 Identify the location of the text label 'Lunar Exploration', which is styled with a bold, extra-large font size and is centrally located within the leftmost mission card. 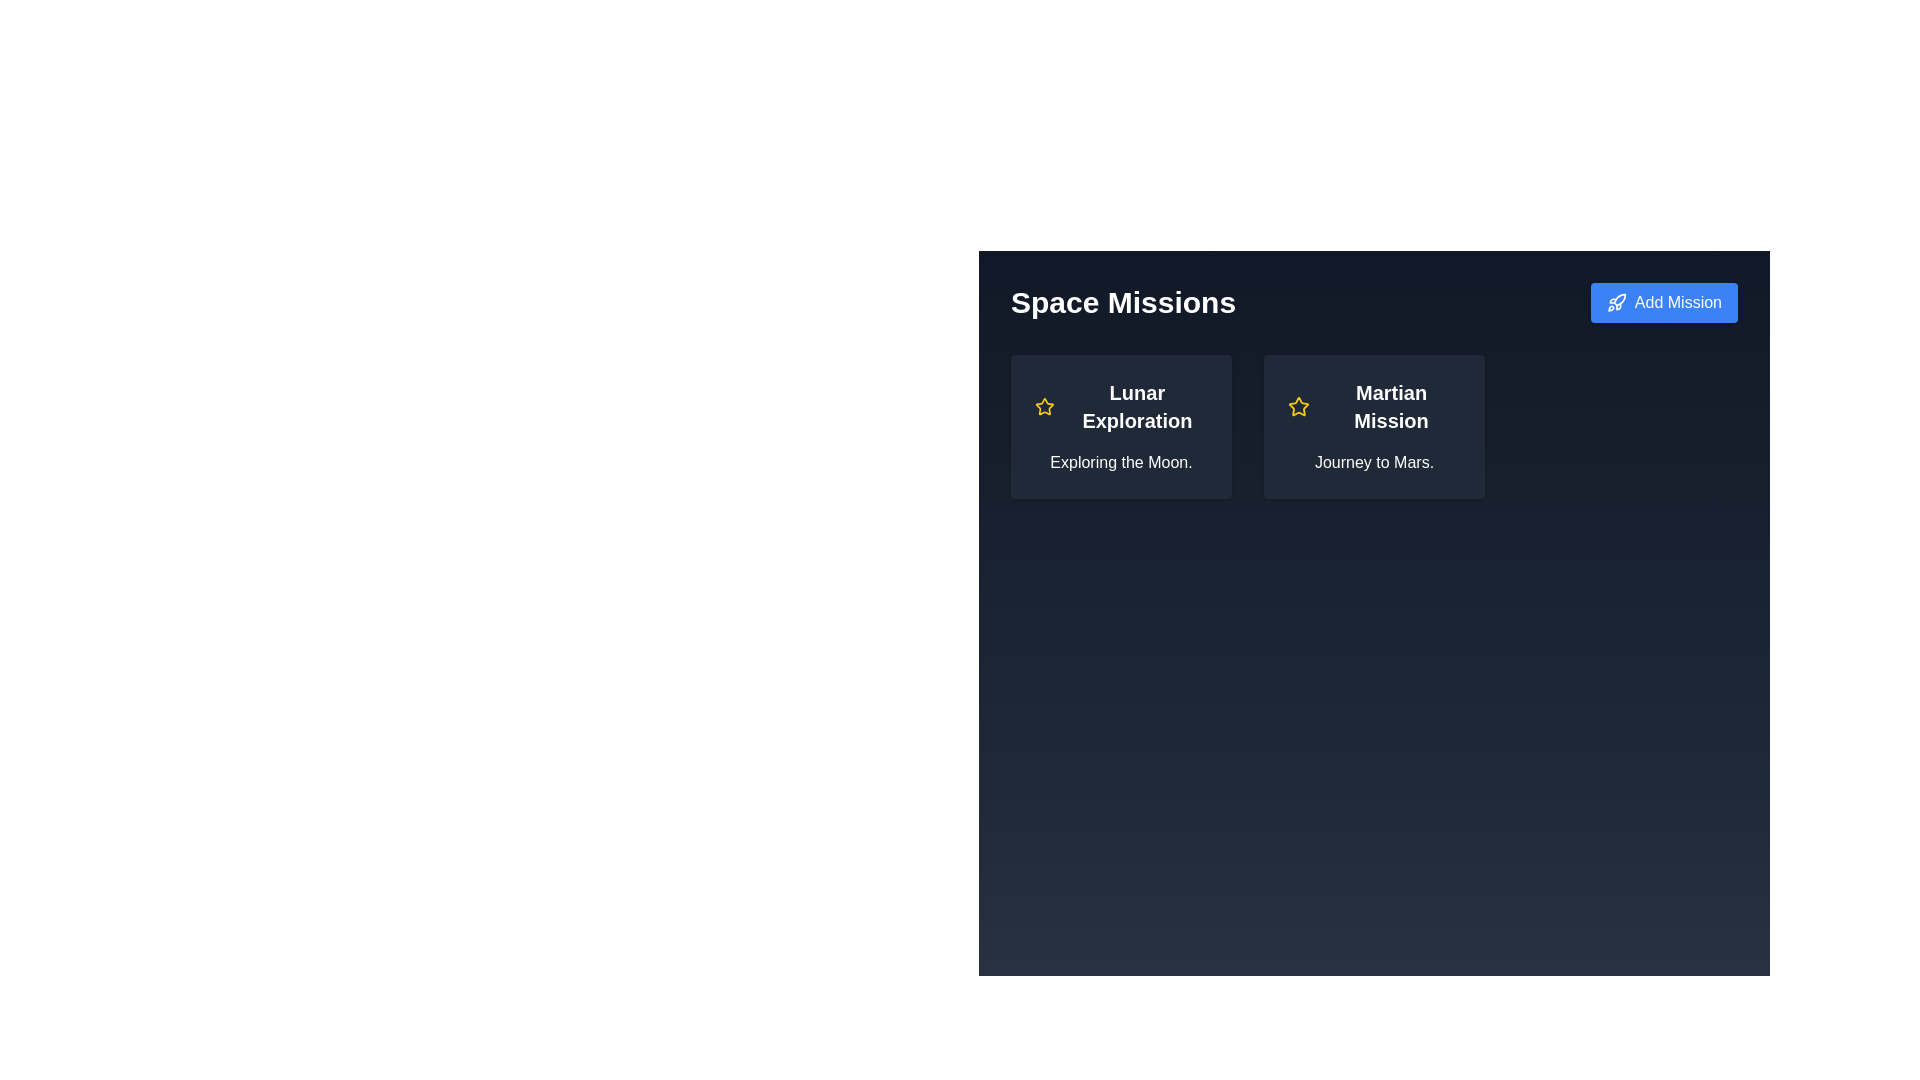
(1137, 406).